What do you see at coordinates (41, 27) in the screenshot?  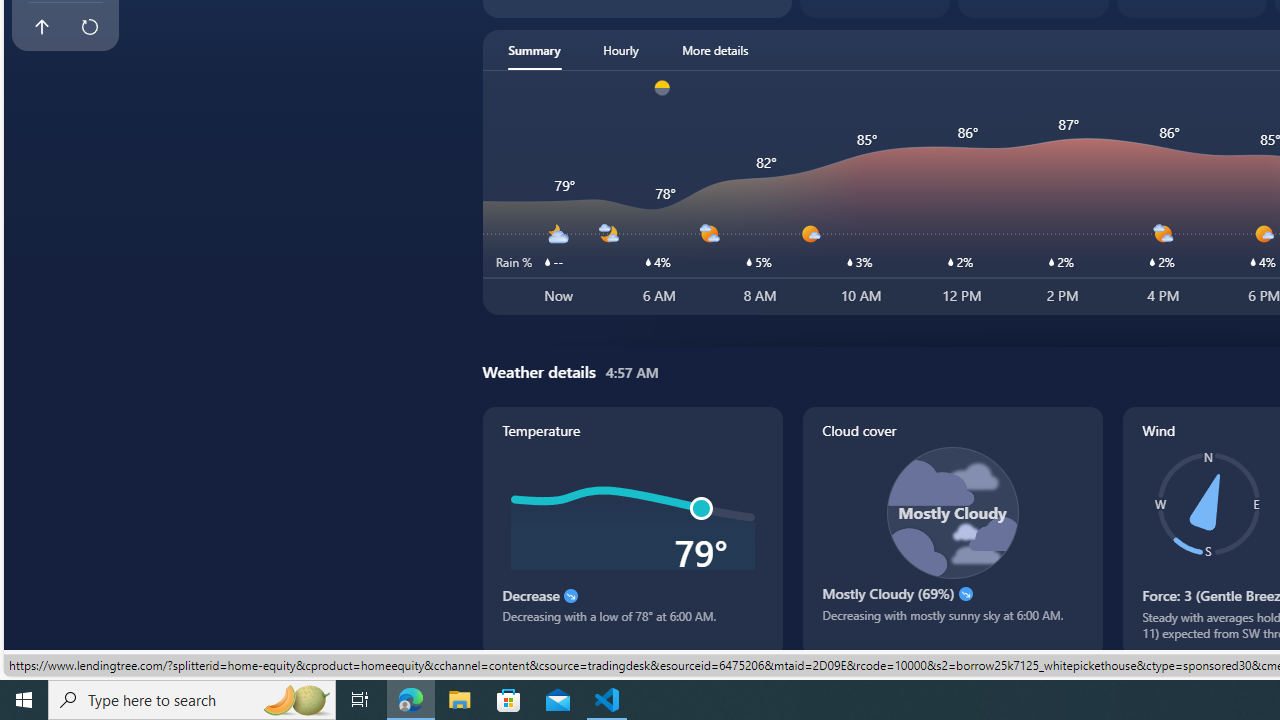 I see `'Back to top'` at bounding box center [41, 27].